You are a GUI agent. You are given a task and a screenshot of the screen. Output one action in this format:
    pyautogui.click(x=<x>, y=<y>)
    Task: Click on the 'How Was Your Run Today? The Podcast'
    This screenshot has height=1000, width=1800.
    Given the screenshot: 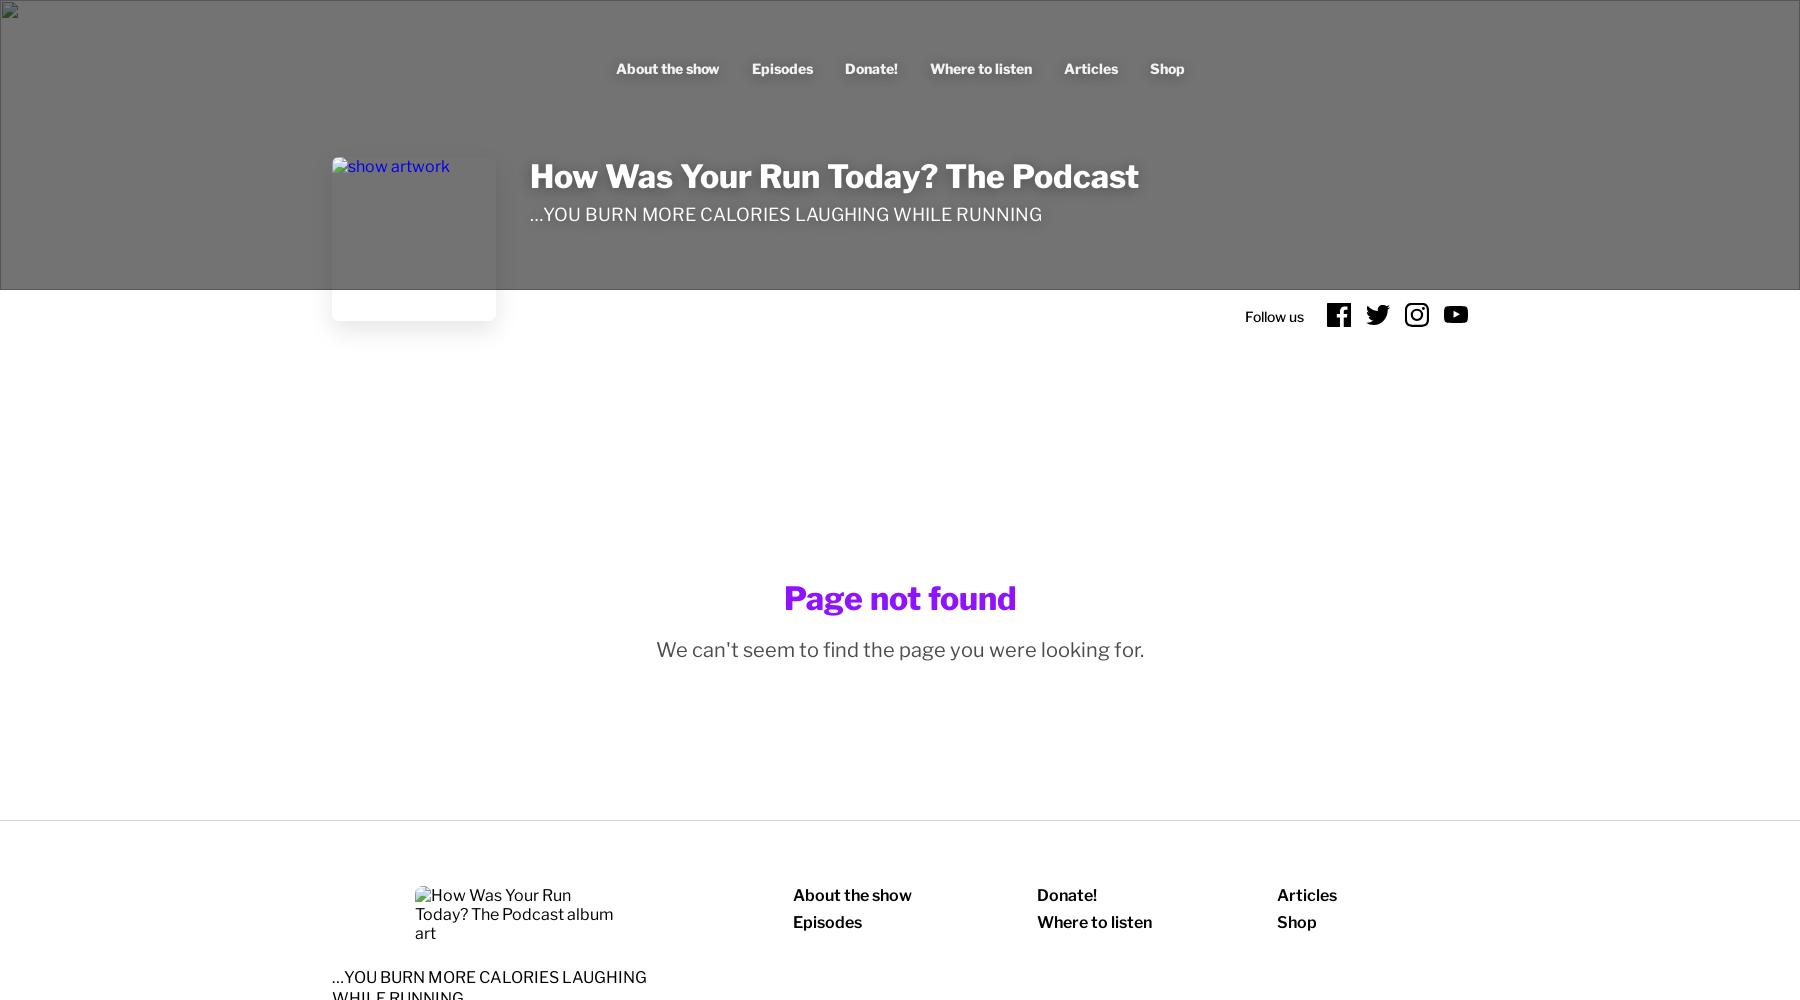 What is the action you would take?
    pyautogui.click(x=834, y=176)
    